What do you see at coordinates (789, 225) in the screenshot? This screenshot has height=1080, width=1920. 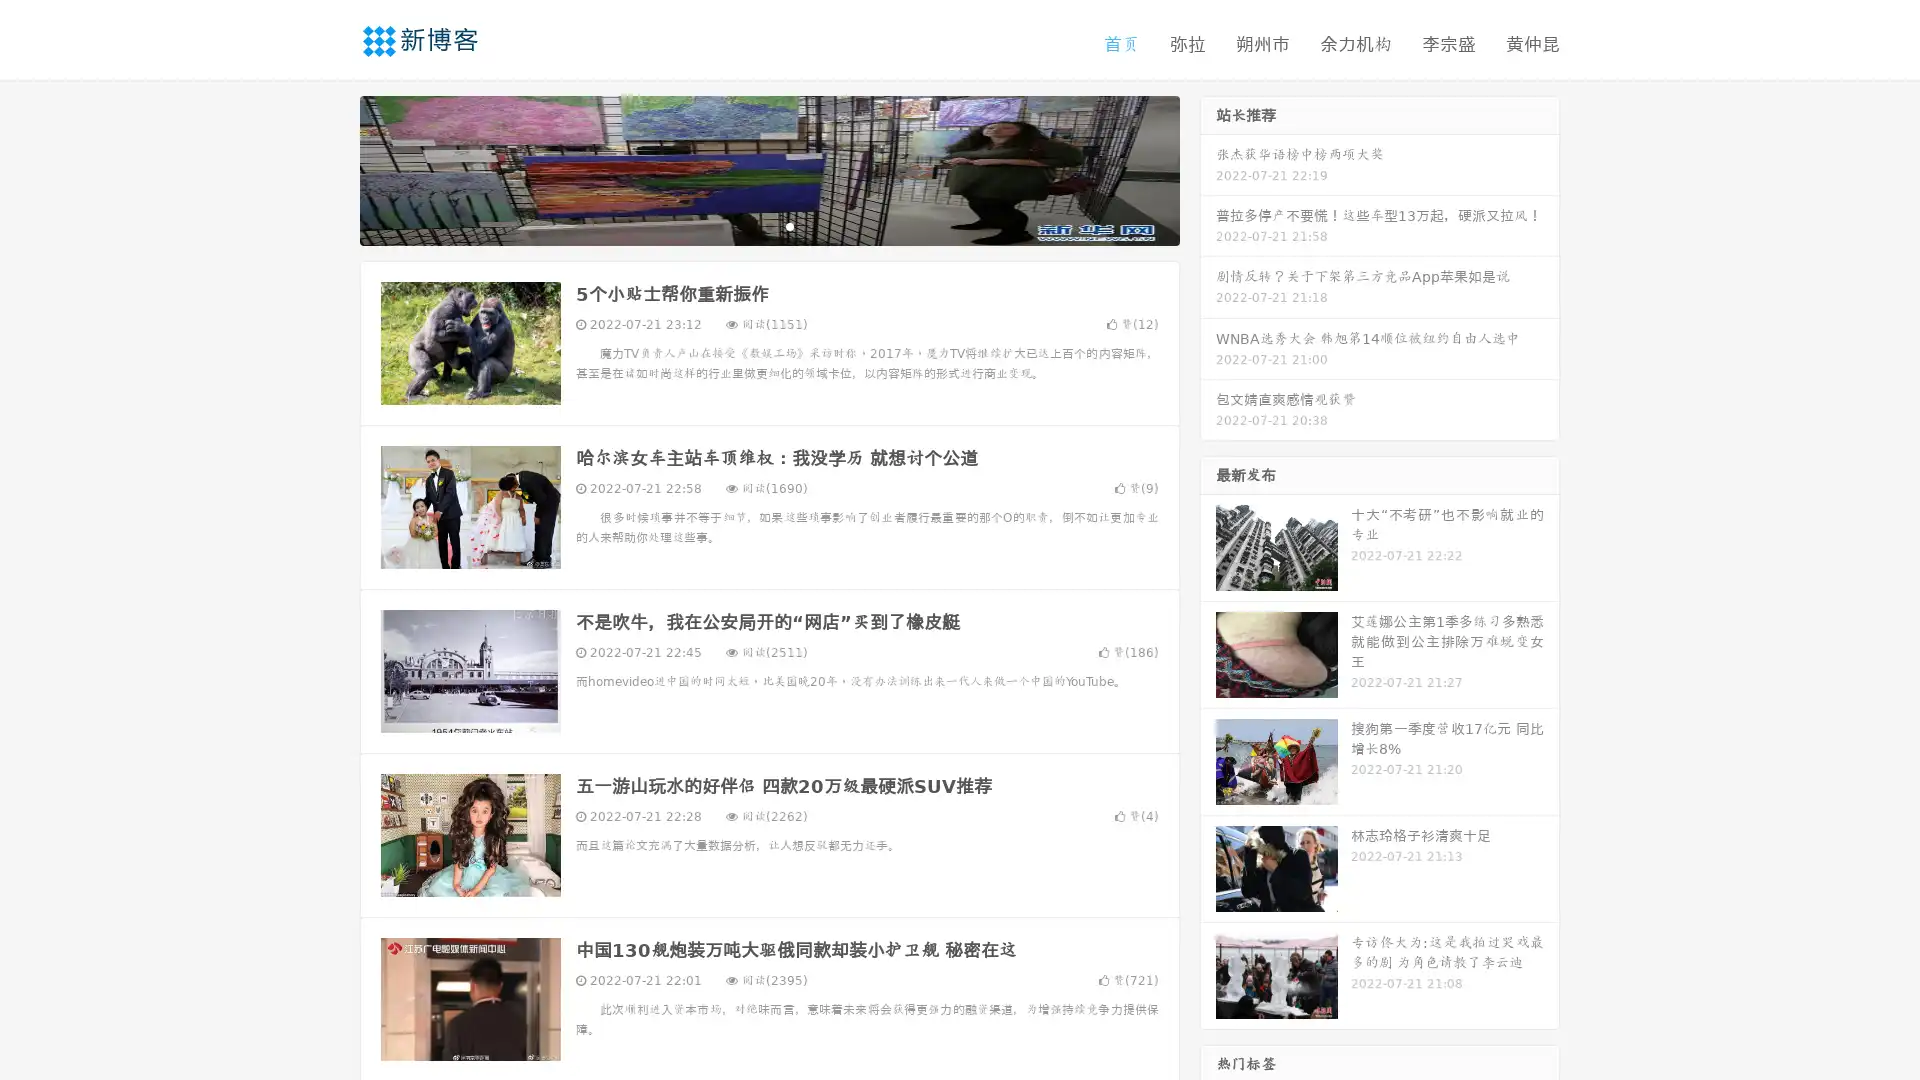 I see `Go to slide 3` at bounding box center [789, 225].